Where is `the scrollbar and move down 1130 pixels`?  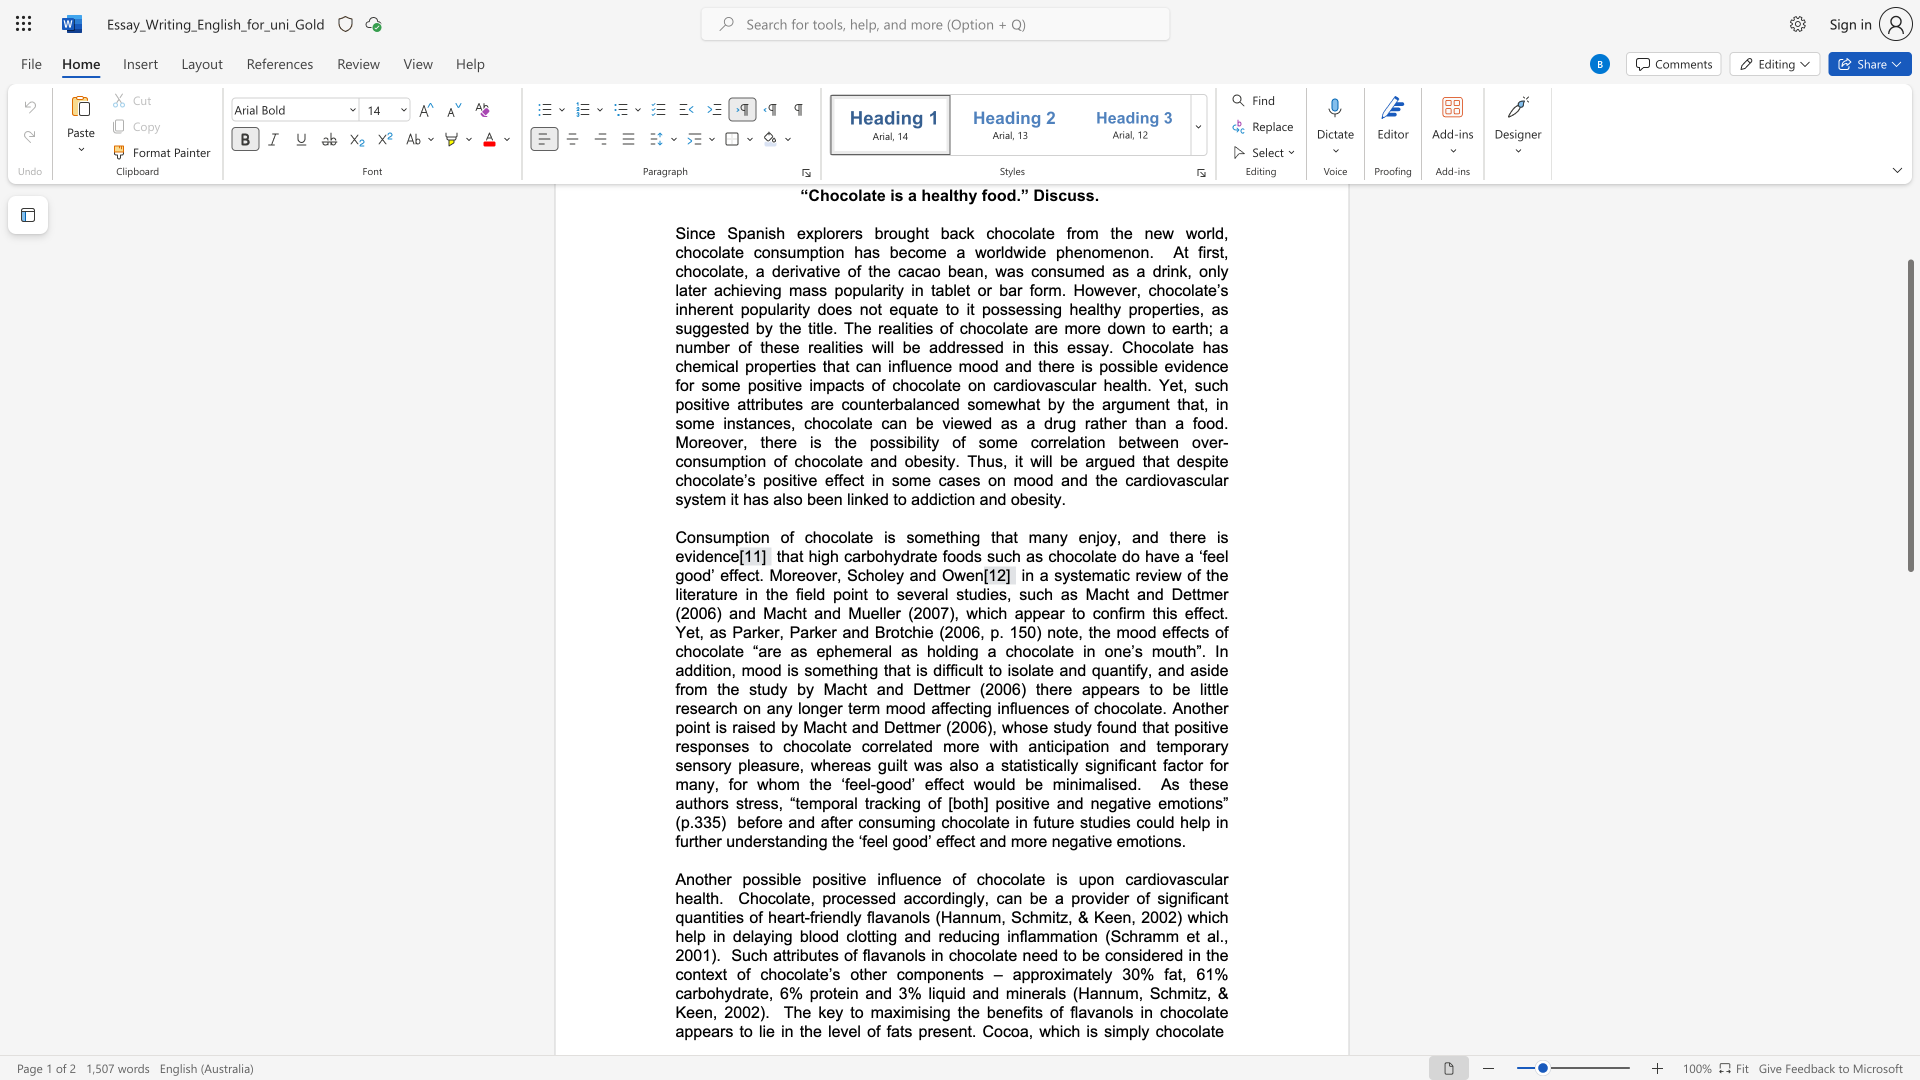
the scrollbar and move down 1130 pixels is located at coordinates (1909, 414).